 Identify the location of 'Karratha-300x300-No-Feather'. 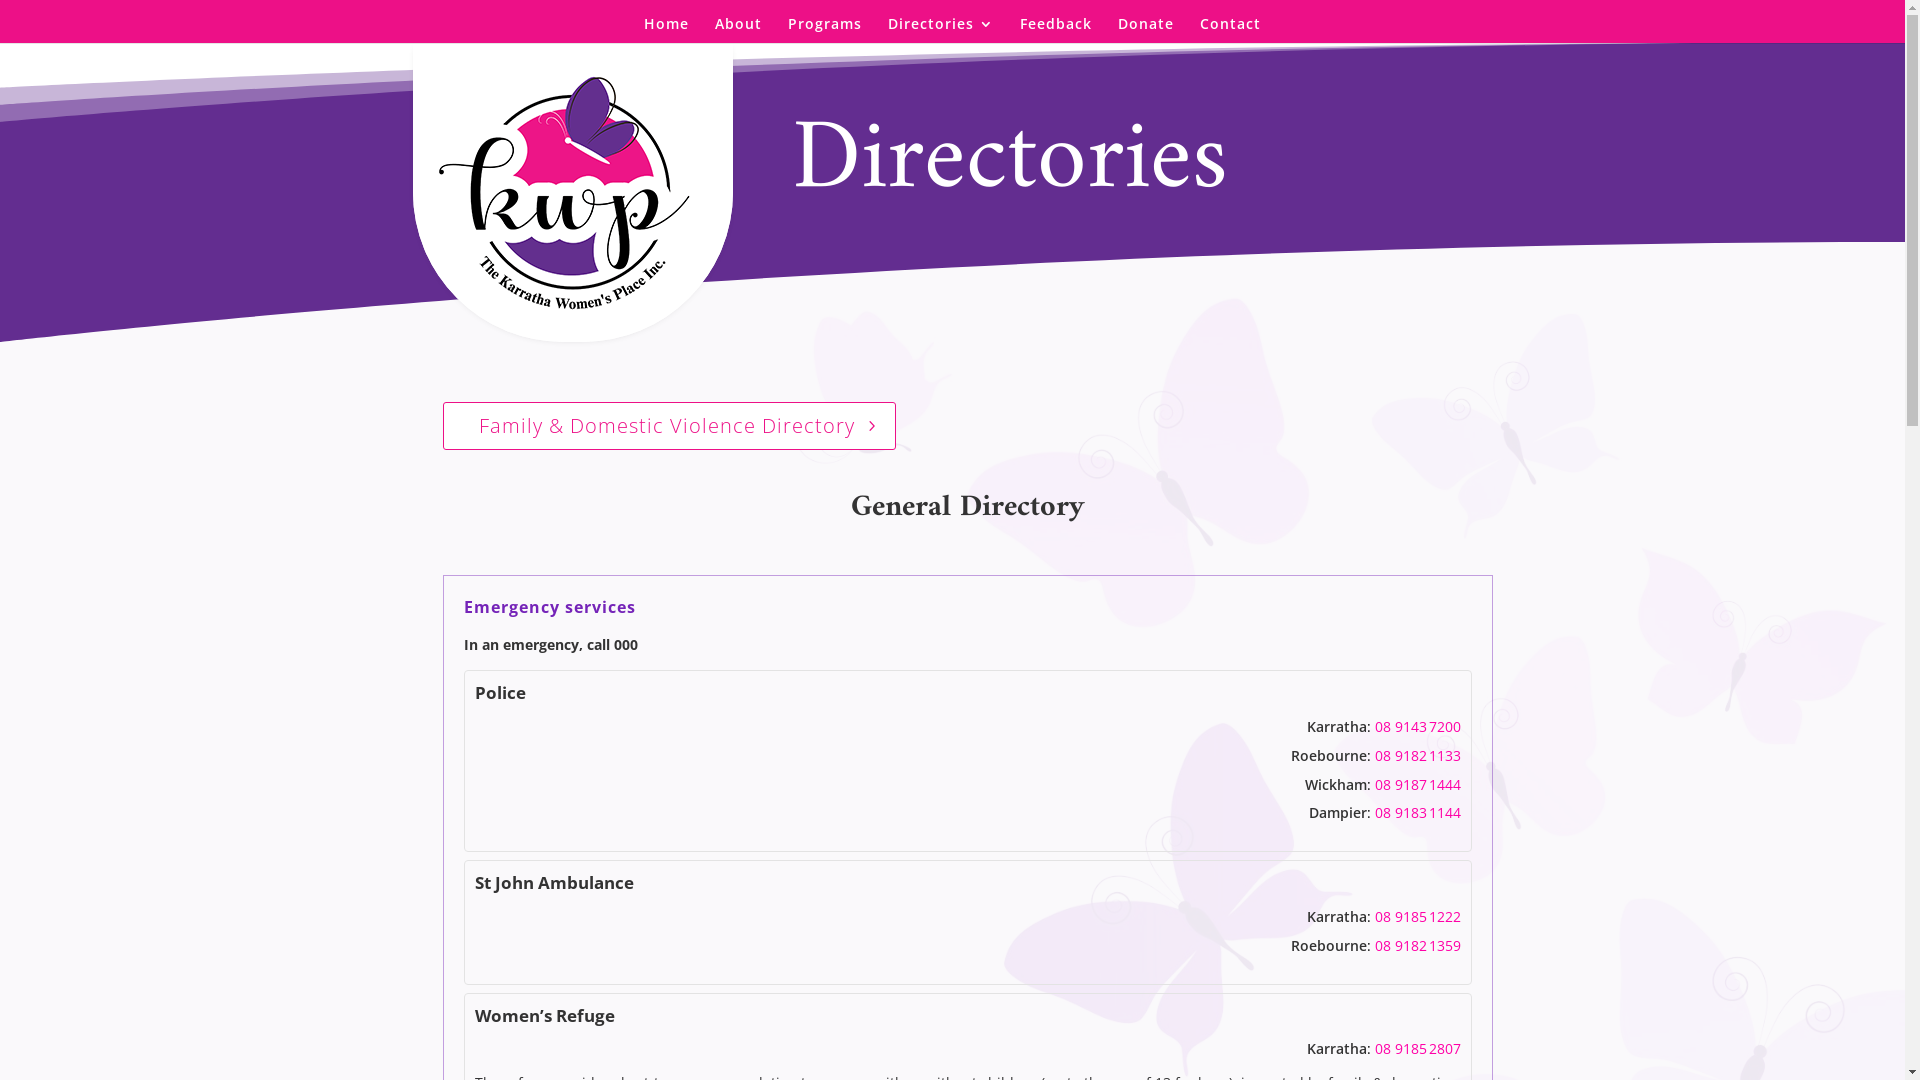
(421, 192).